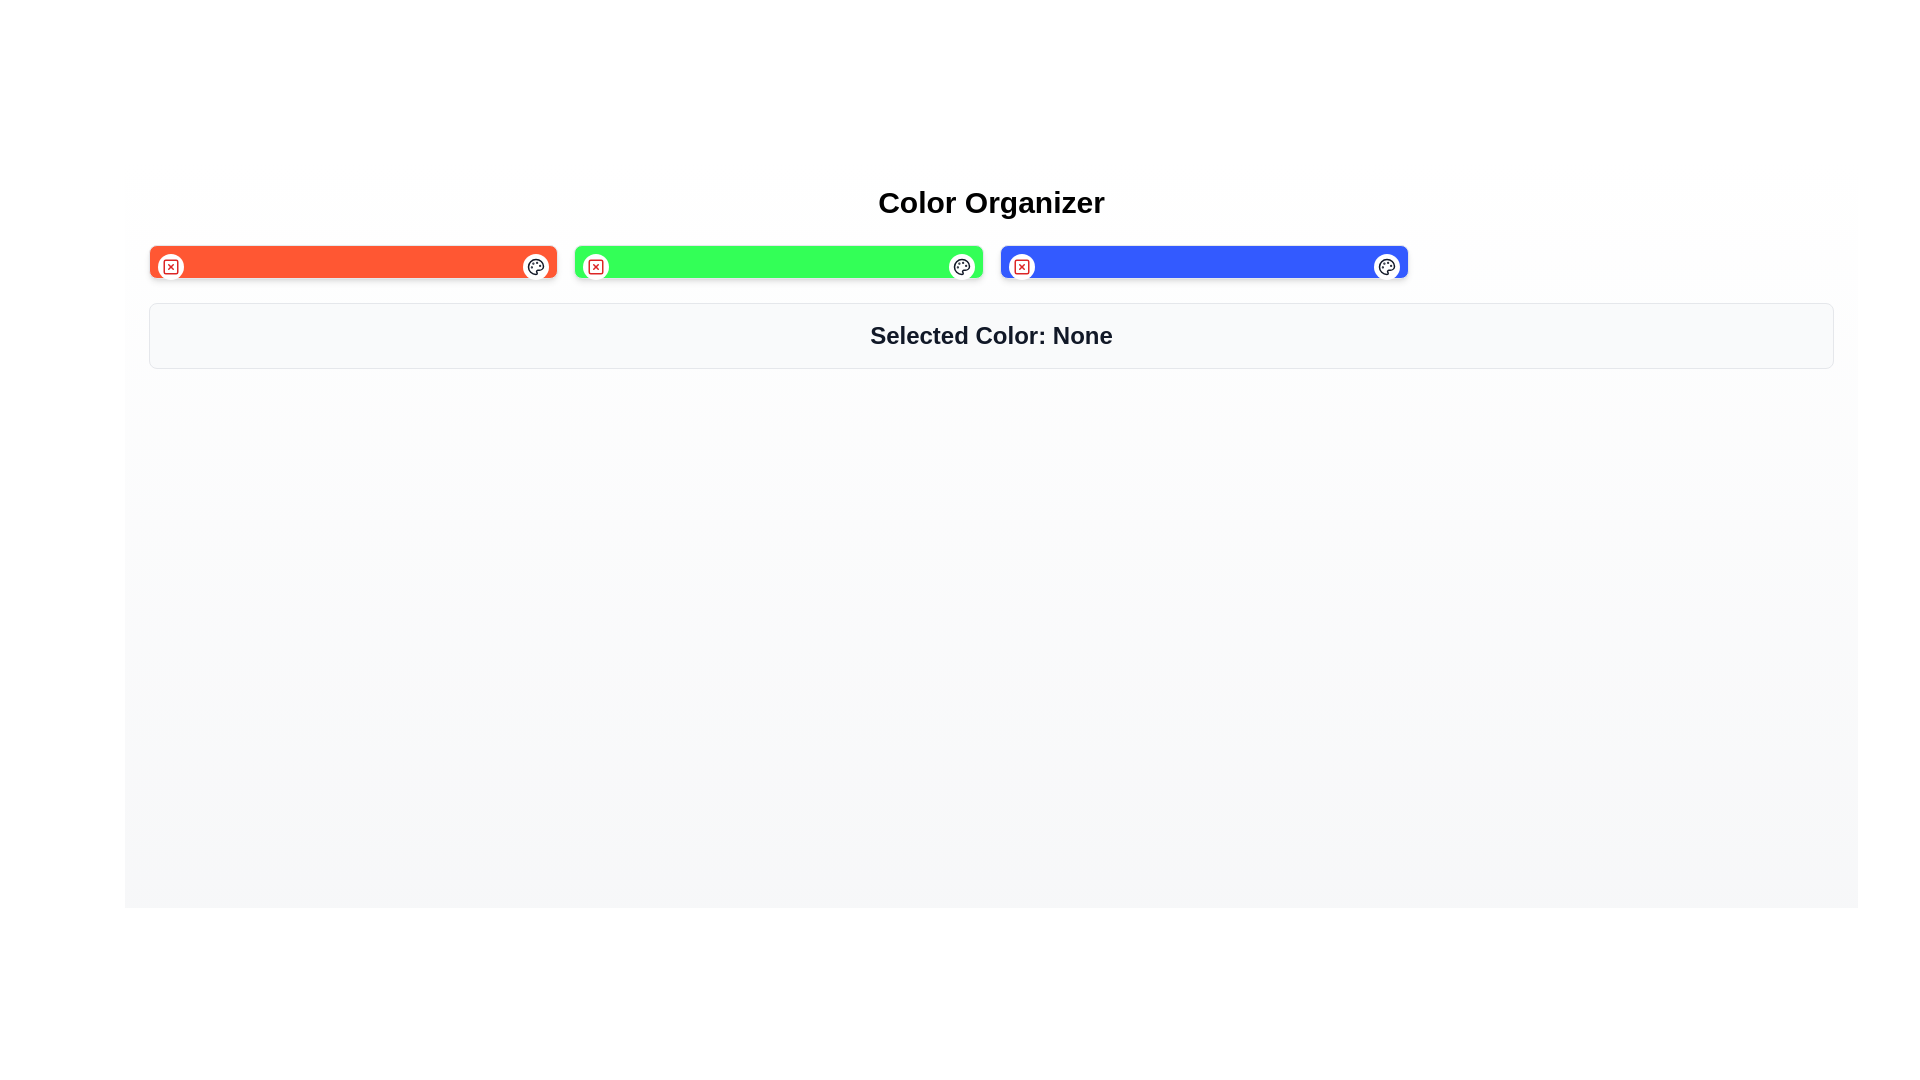  Describe the element at coordinates (961, 265) in the screenshot. I see `the color selection button located in the top-right corner of the green rectangular bar` at that location.